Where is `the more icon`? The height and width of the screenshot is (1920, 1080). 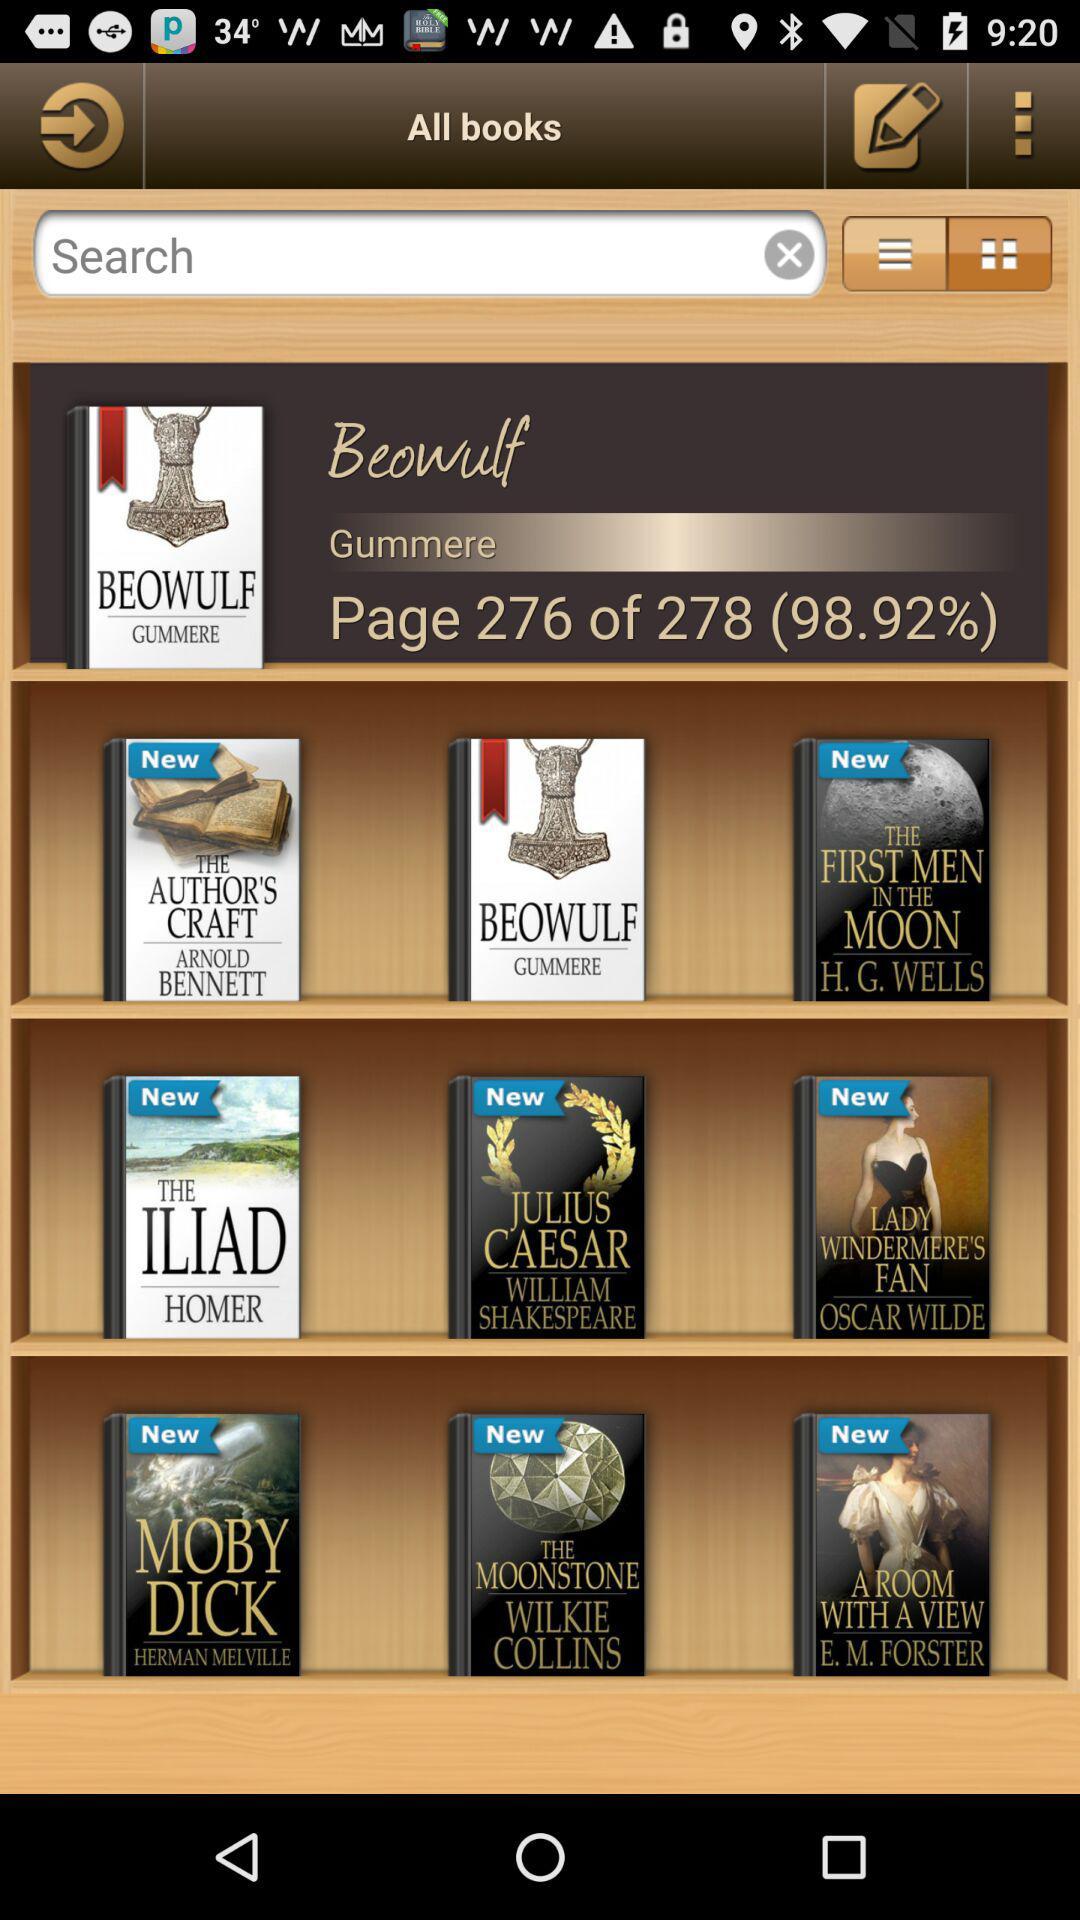 the more icon is located at coordinates (1024, 133).